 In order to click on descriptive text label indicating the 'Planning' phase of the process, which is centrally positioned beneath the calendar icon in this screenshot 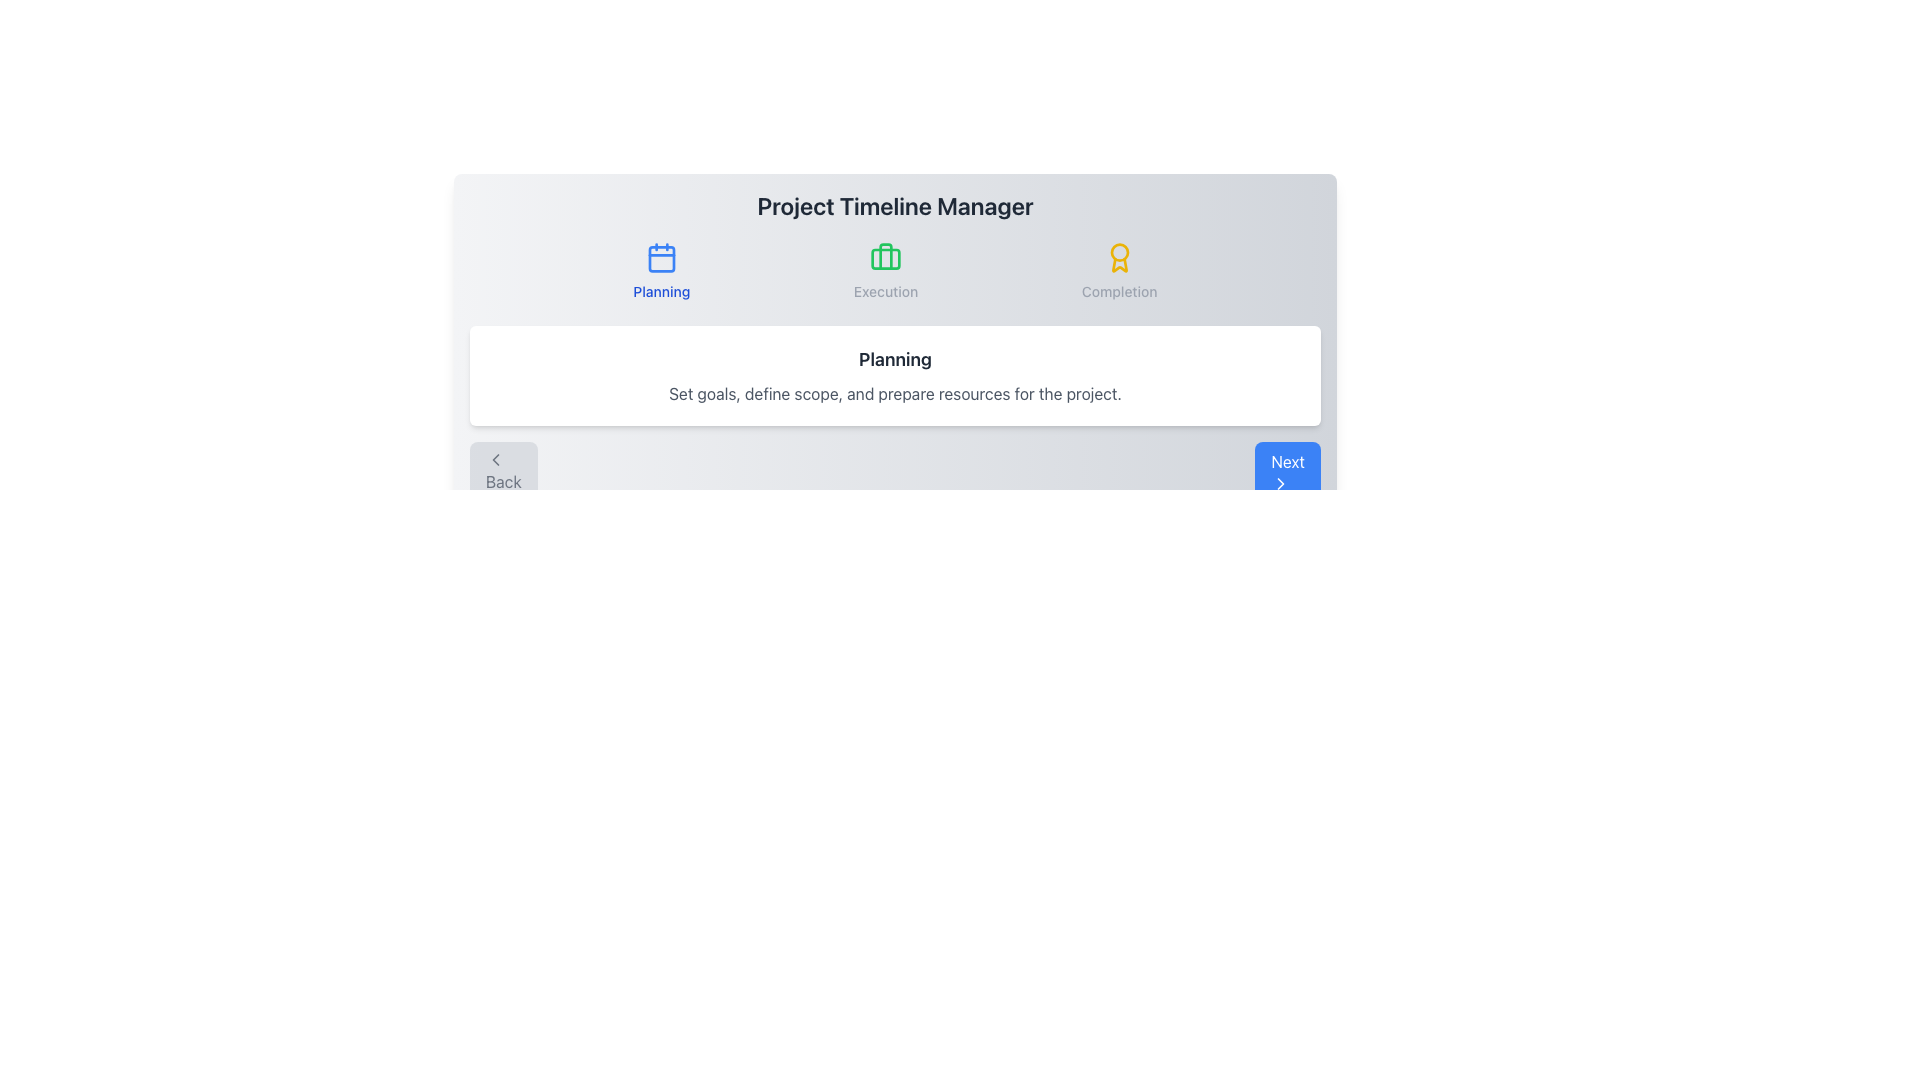, I will do `click(661, 292)`.